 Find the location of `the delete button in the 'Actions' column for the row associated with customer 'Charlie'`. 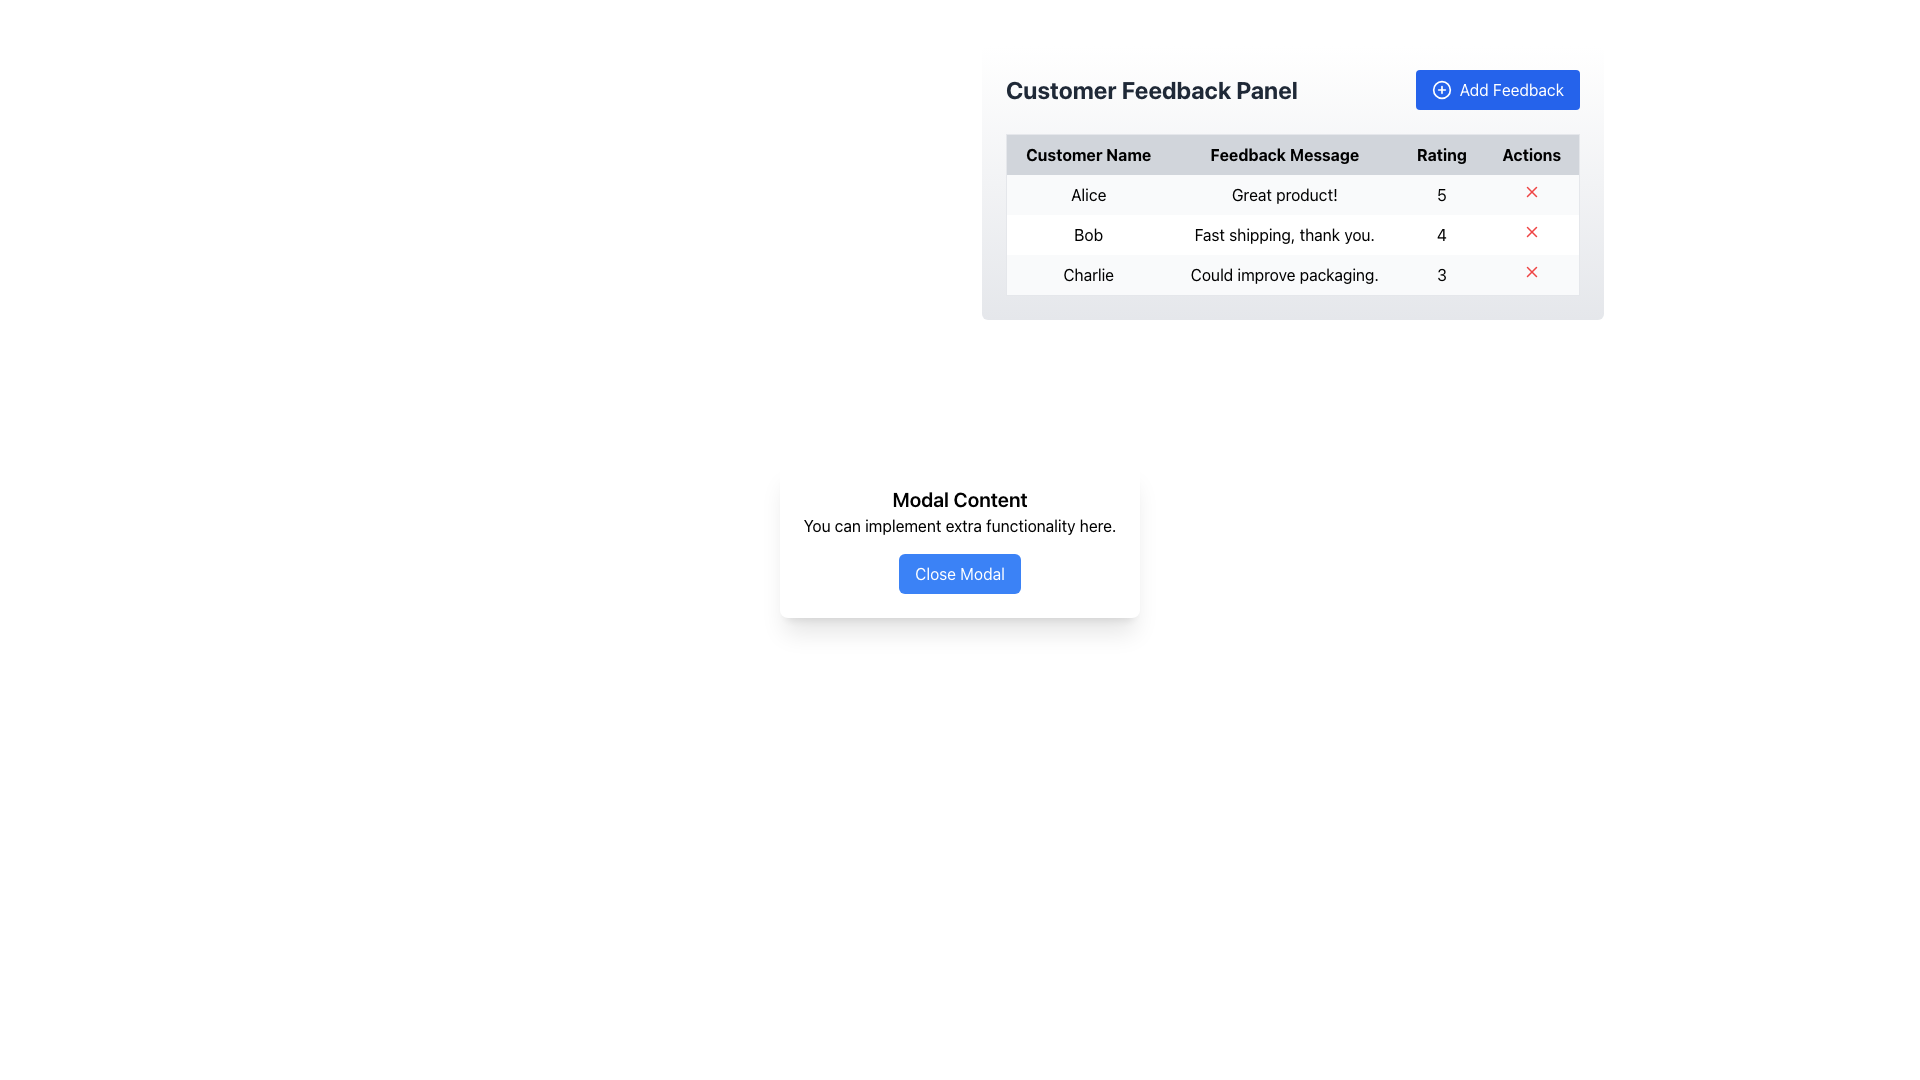

the delete button in the 'Actions' column for the row associated with customer 'Charlie' is located at coordinates (1531, 275).